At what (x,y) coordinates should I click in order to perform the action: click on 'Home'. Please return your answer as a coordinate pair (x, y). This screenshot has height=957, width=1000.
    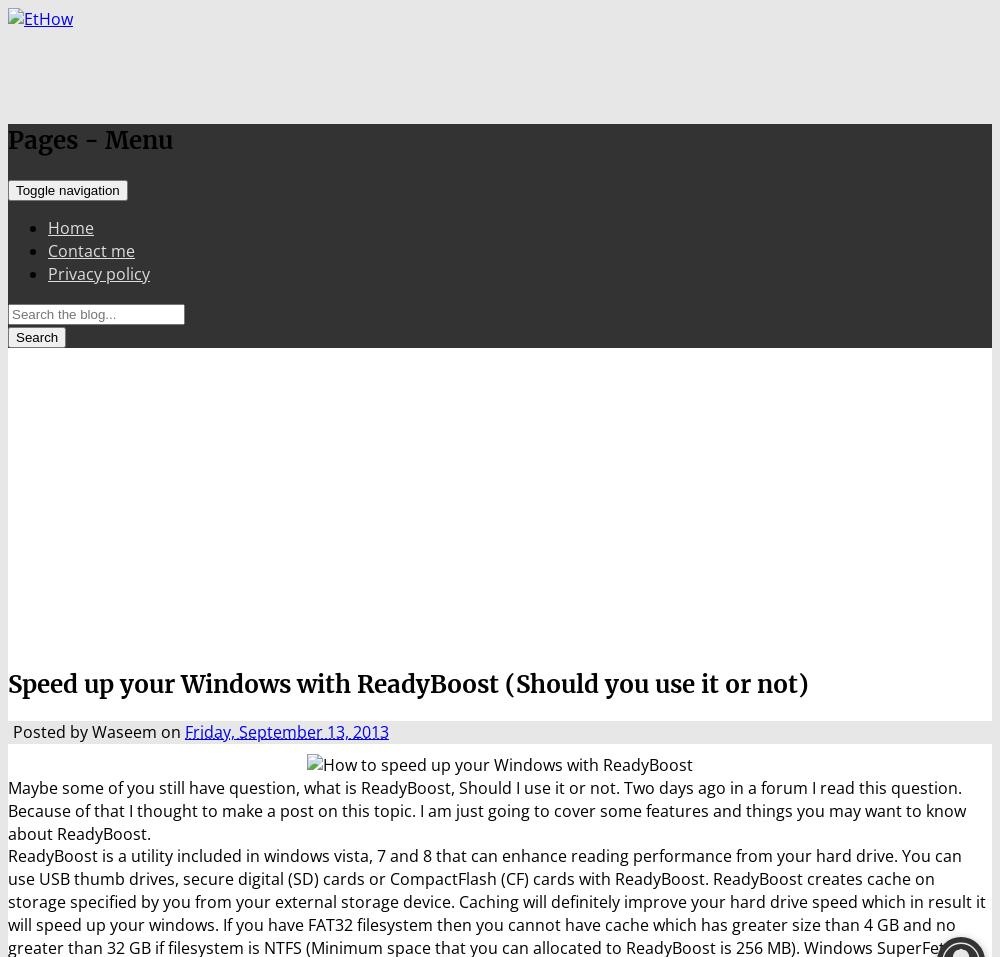
    Looking at the image, I should click on (70, 226).